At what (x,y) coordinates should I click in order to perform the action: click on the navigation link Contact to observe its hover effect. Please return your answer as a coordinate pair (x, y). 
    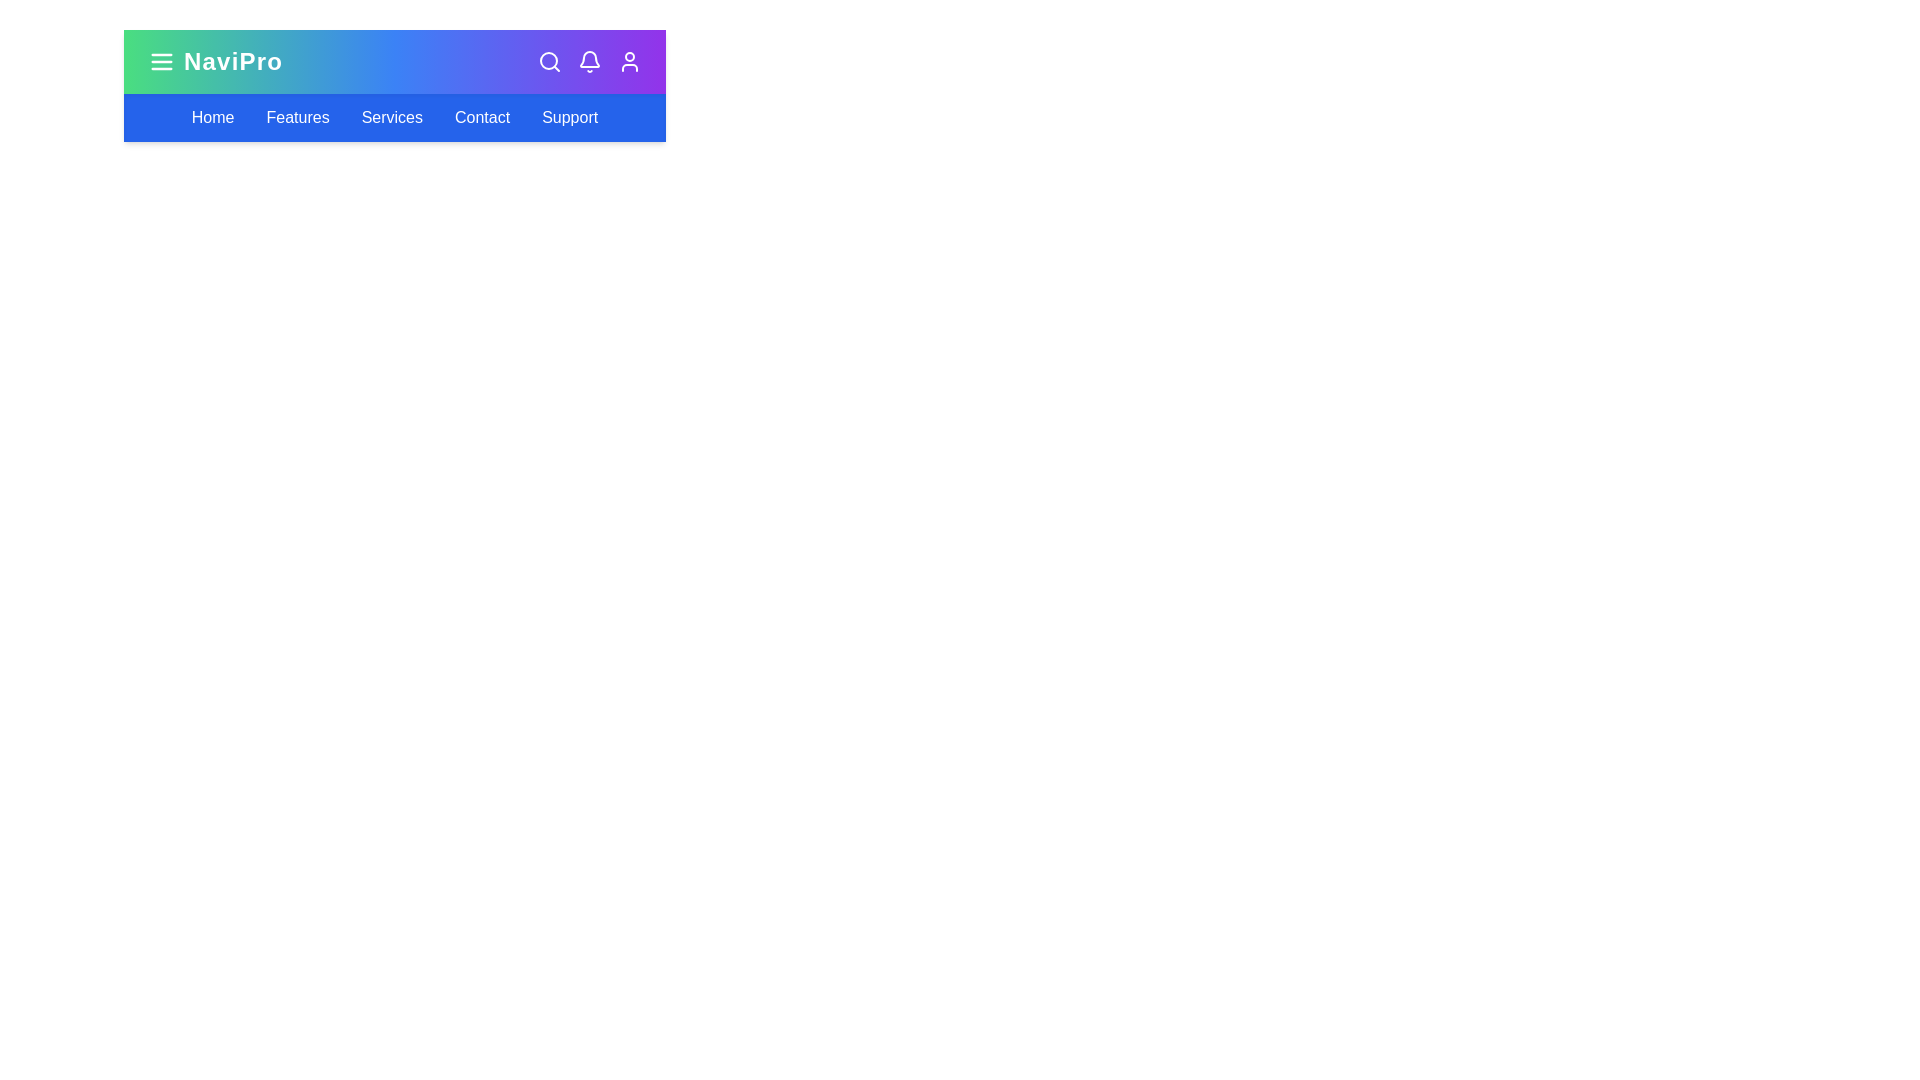
    Looking at the image, I should click on (481, 118).